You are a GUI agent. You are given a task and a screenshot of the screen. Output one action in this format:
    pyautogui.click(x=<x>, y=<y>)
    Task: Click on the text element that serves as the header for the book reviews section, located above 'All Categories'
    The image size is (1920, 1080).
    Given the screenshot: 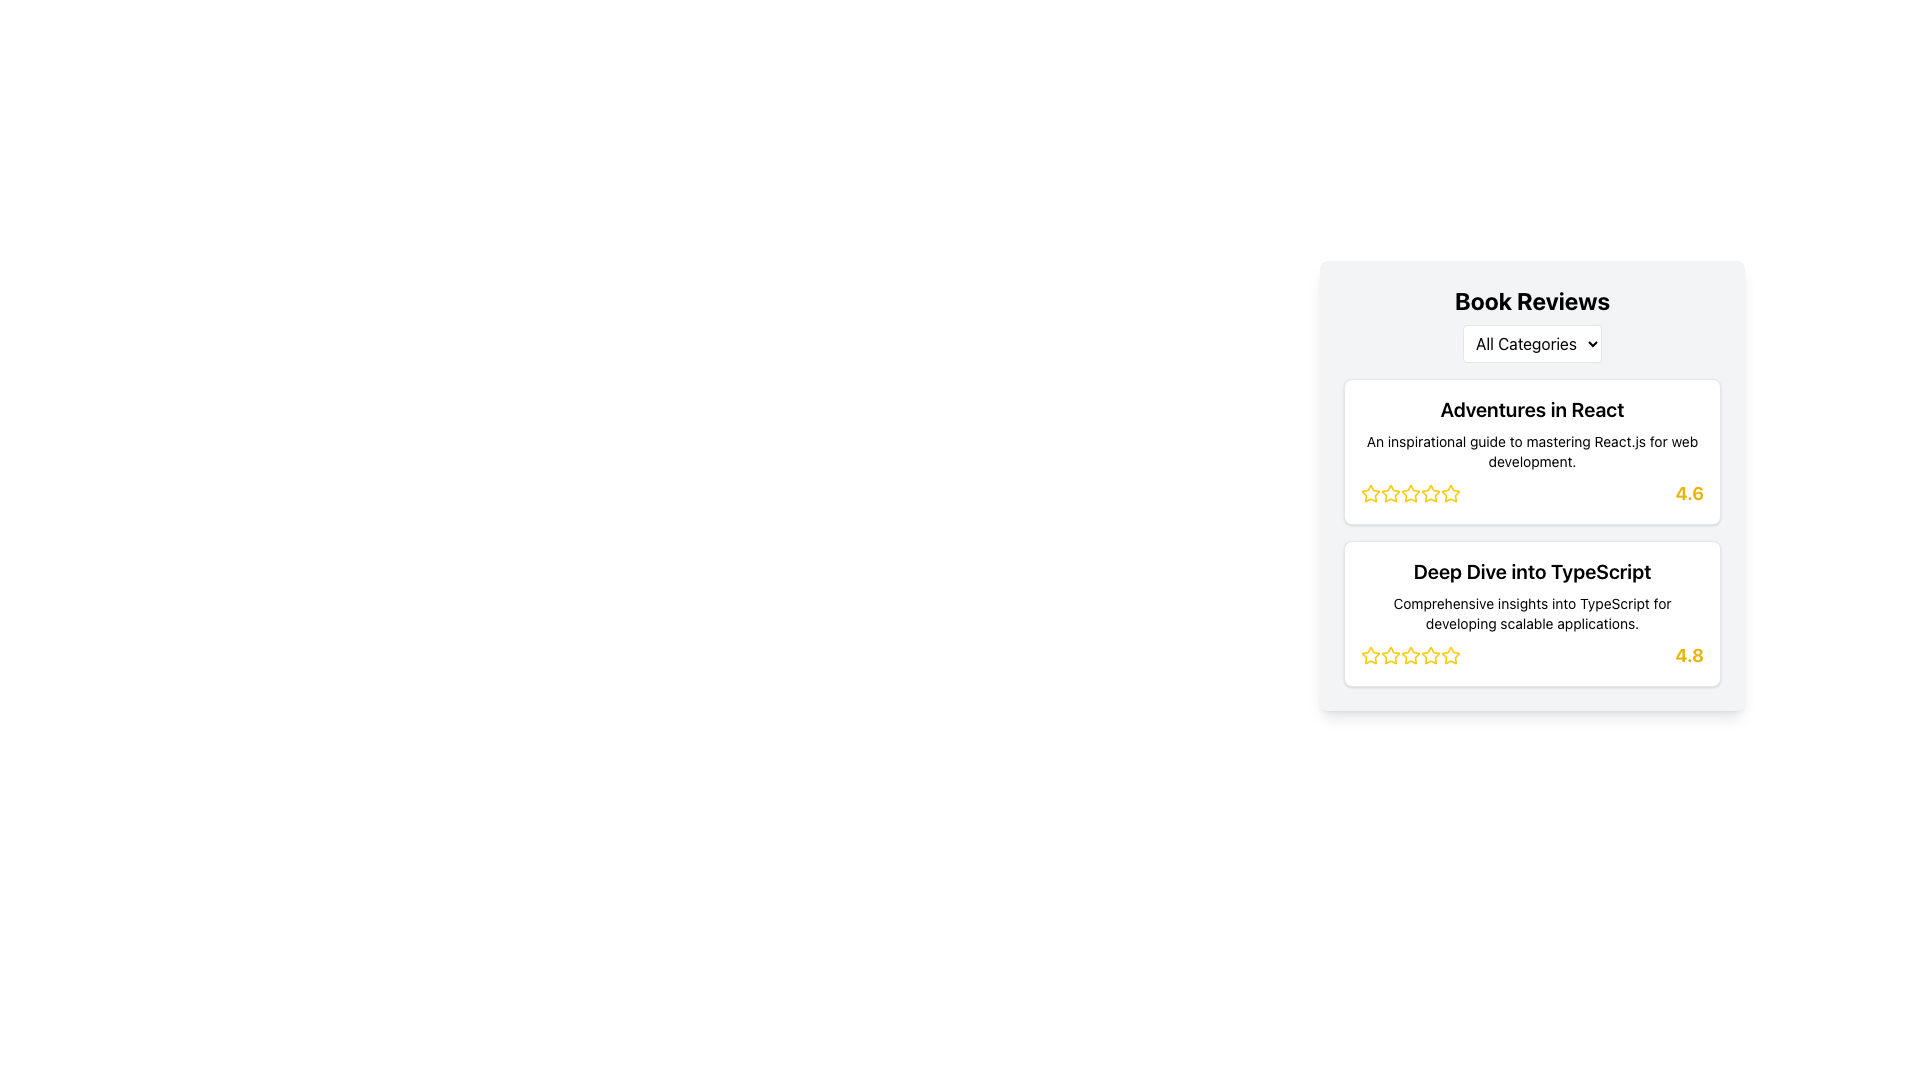 What is the action you would take?
    pyautogui.click(x=1531, y=300)
    